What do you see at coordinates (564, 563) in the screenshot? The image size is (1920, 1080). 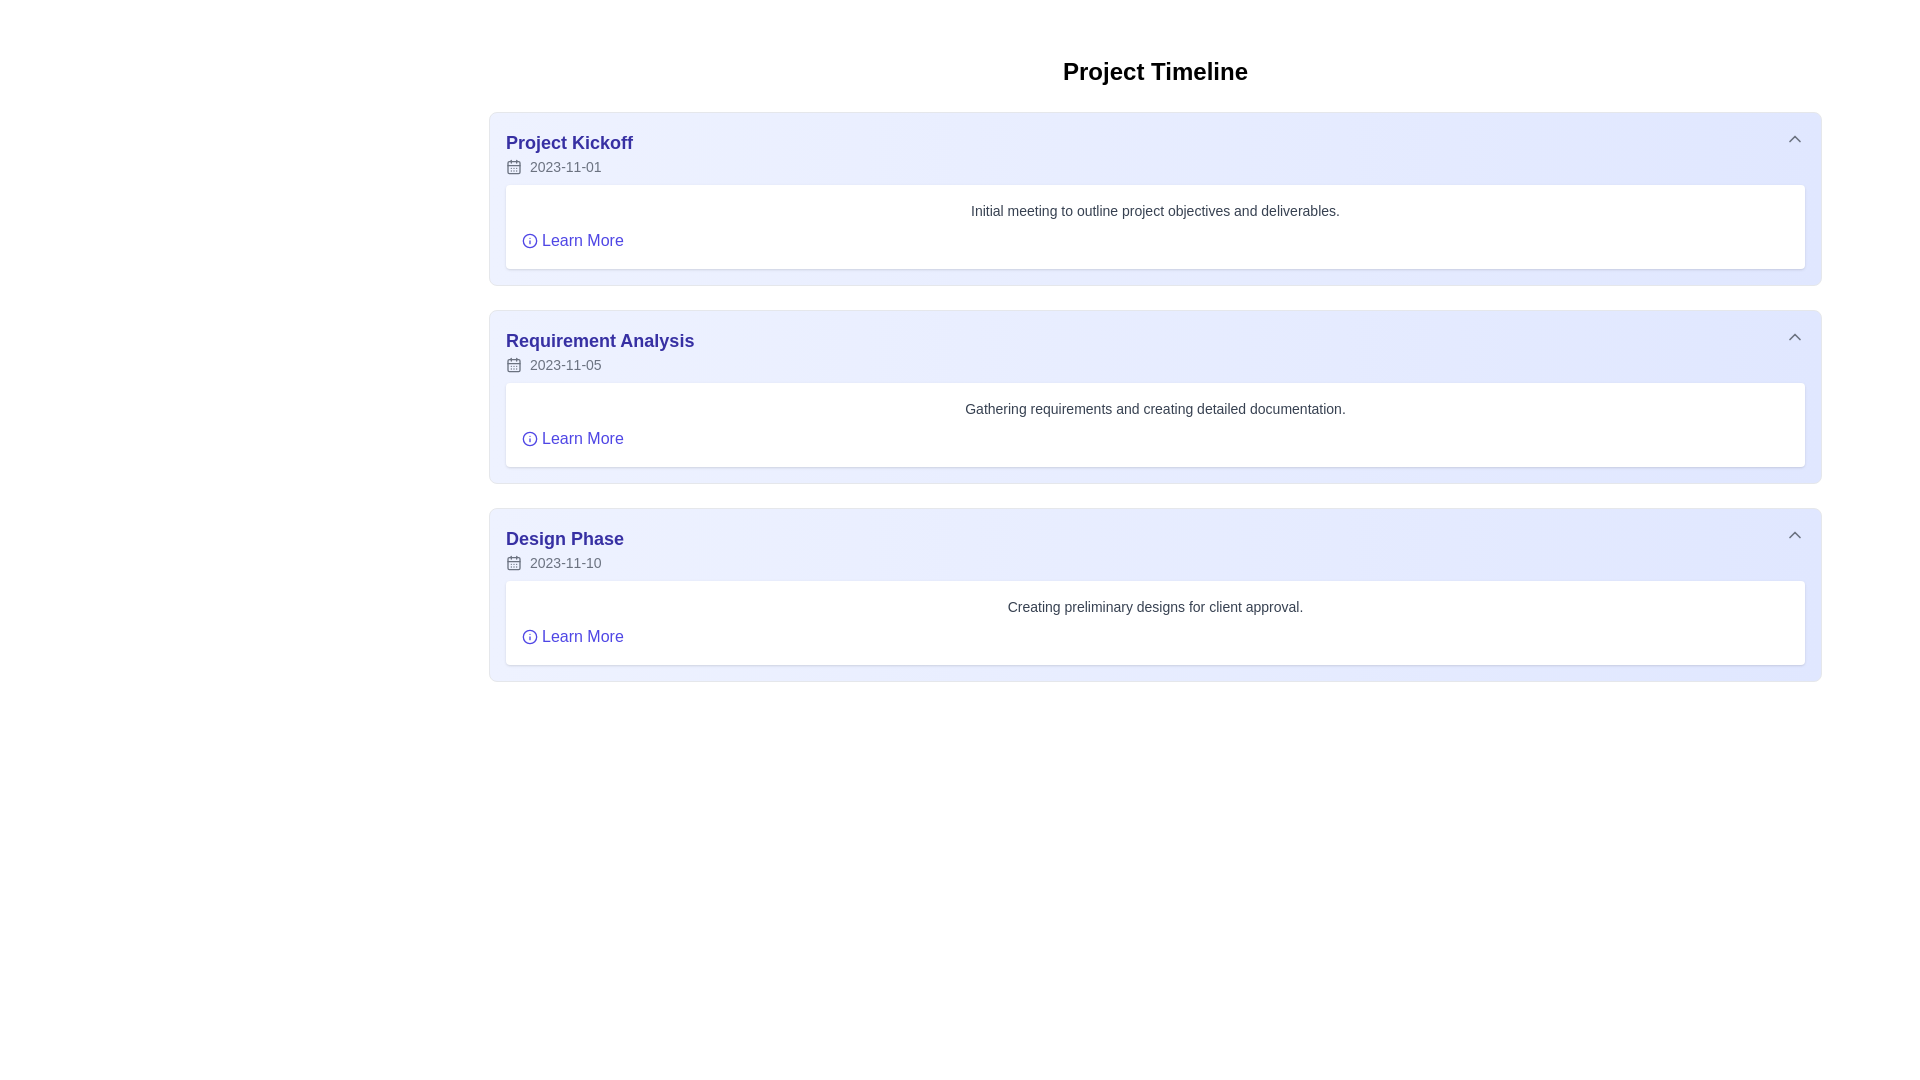 I see `the date label displaying '2023-11-10' which is located below the title 'Design Phase'` at bounding box center [564, 563].